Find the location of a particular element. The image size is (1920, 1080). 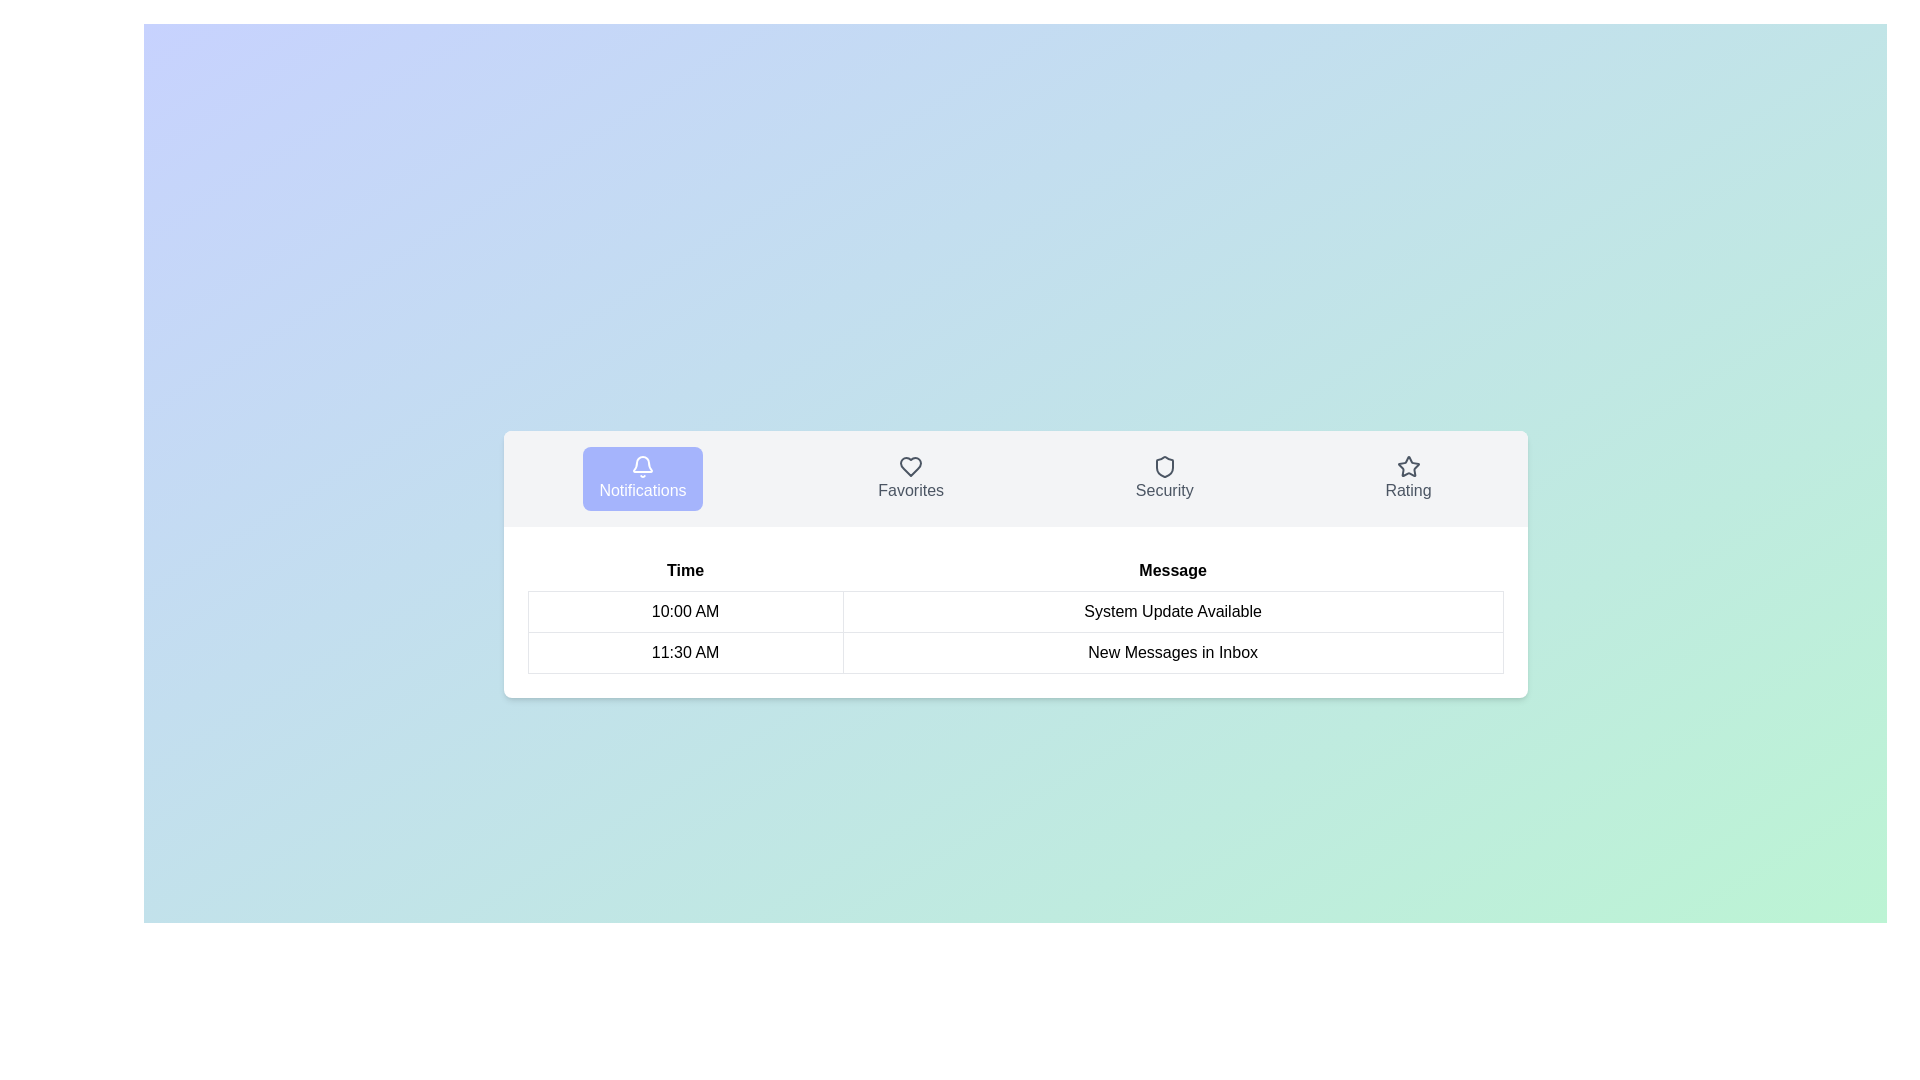

the bell icon, which is positioned within the blue circular background at the top of the 'Notifications' button is located at coordinates (643, 466).